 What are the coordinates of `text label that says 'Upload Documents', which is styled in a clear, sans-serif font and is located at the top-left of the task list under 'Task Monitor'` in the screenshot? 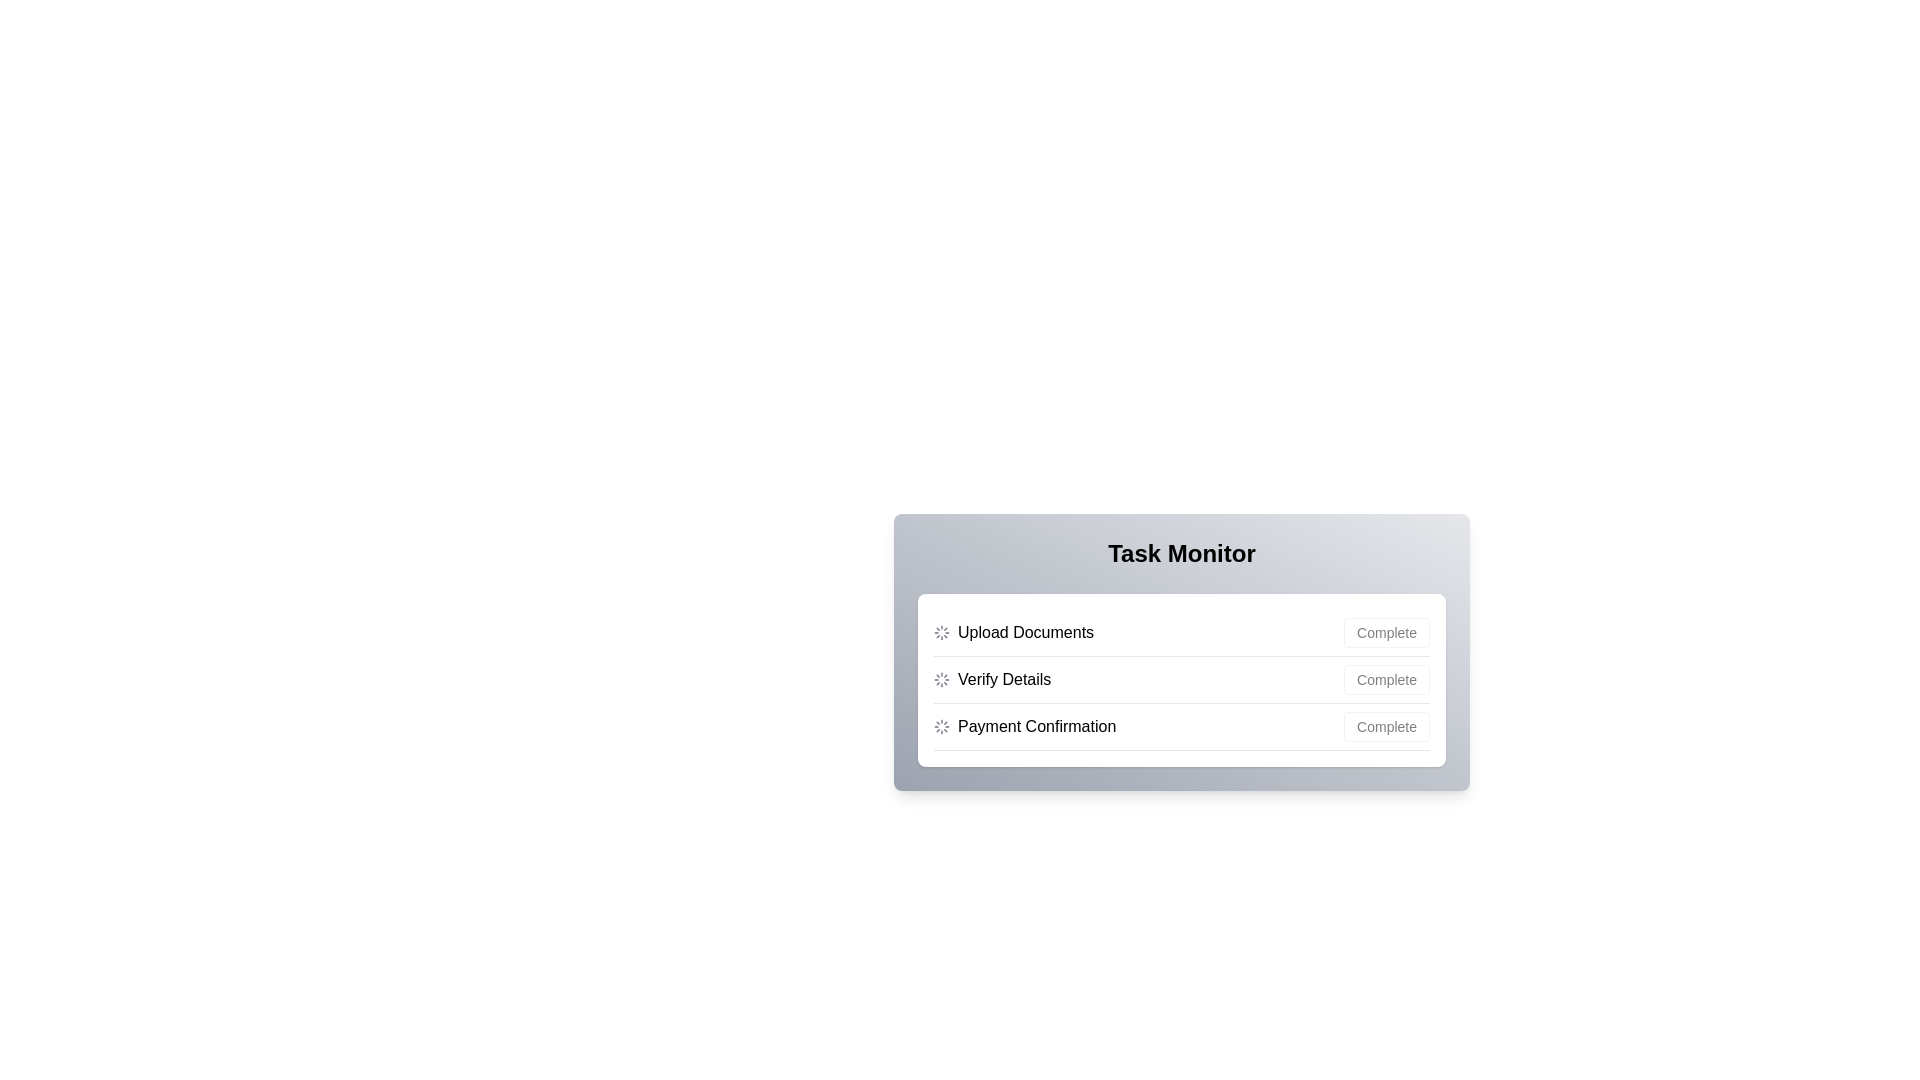 It's located at (1026, 632).